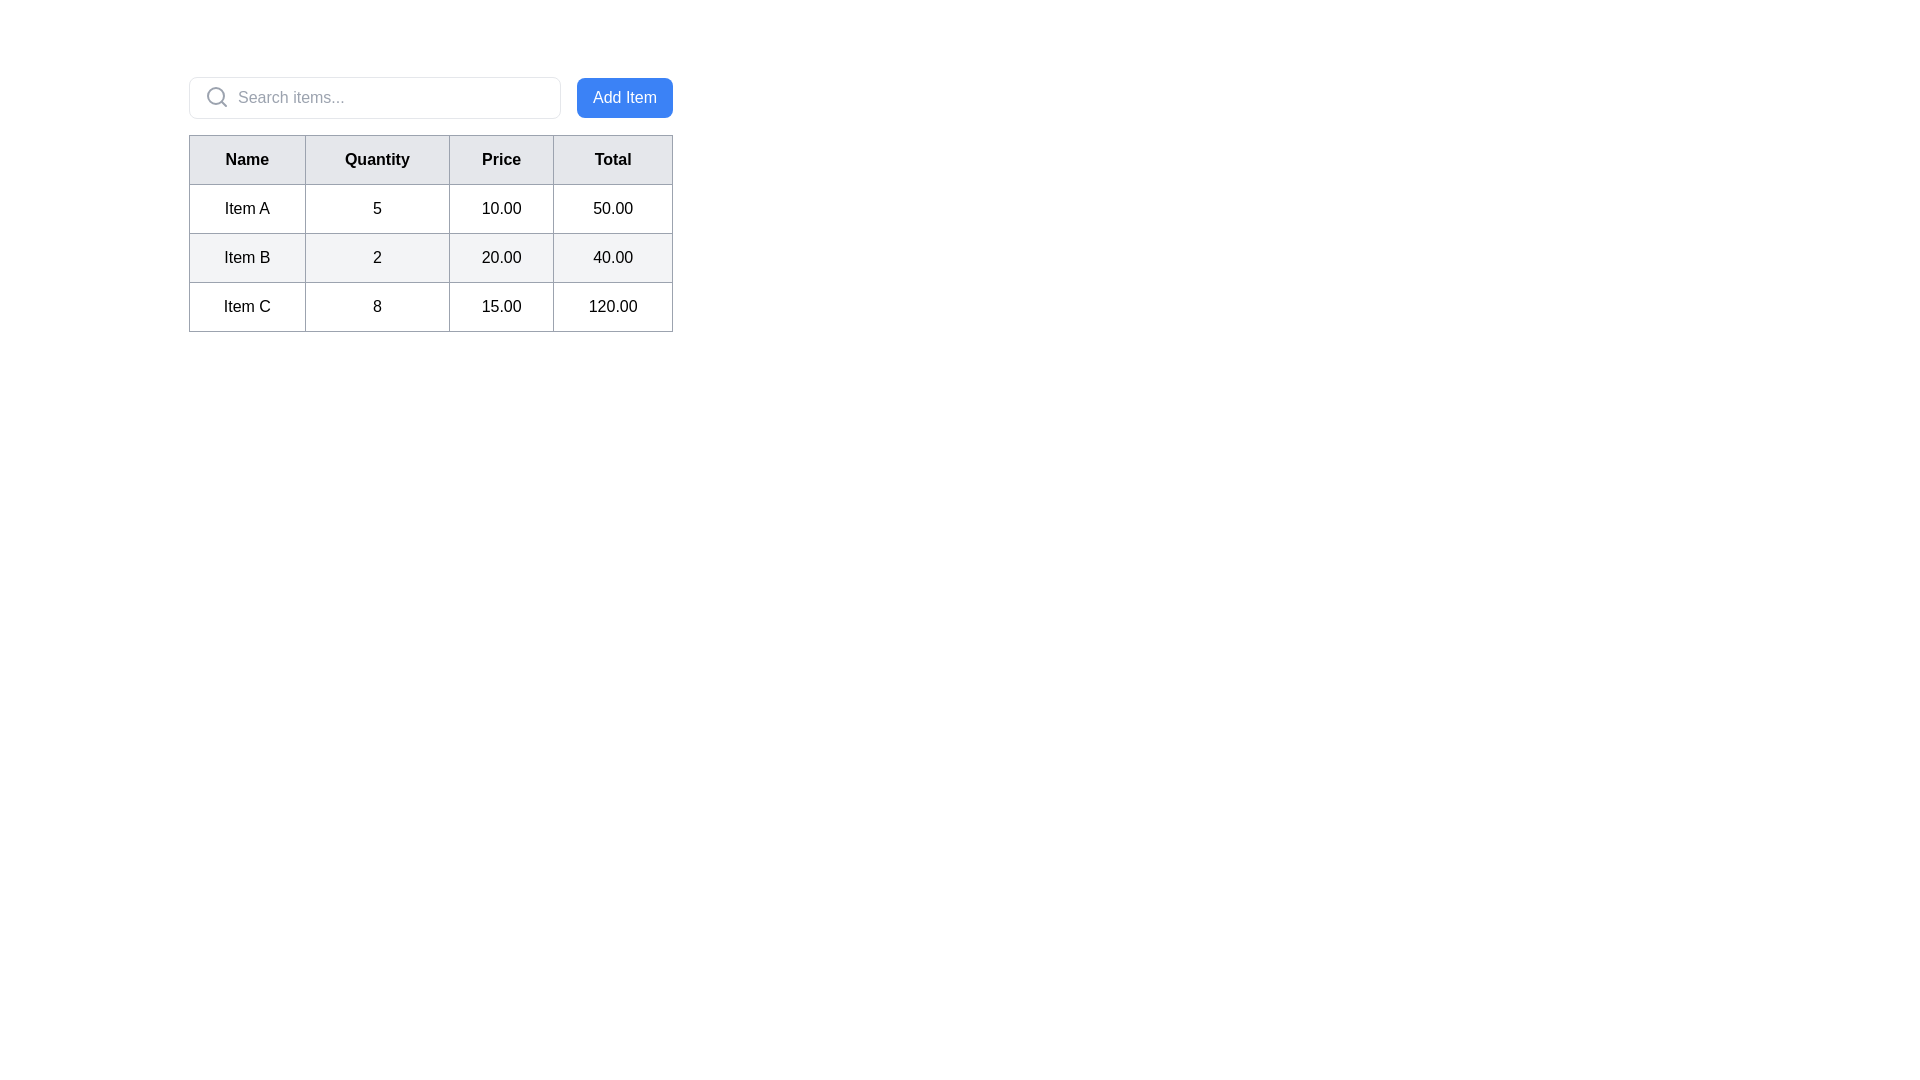  Describe the element at coordinates (246, 307) in the screenshot. I see `text from the table cell in the 'Name' column that identifies the row labeled 'Item C'` at that location.